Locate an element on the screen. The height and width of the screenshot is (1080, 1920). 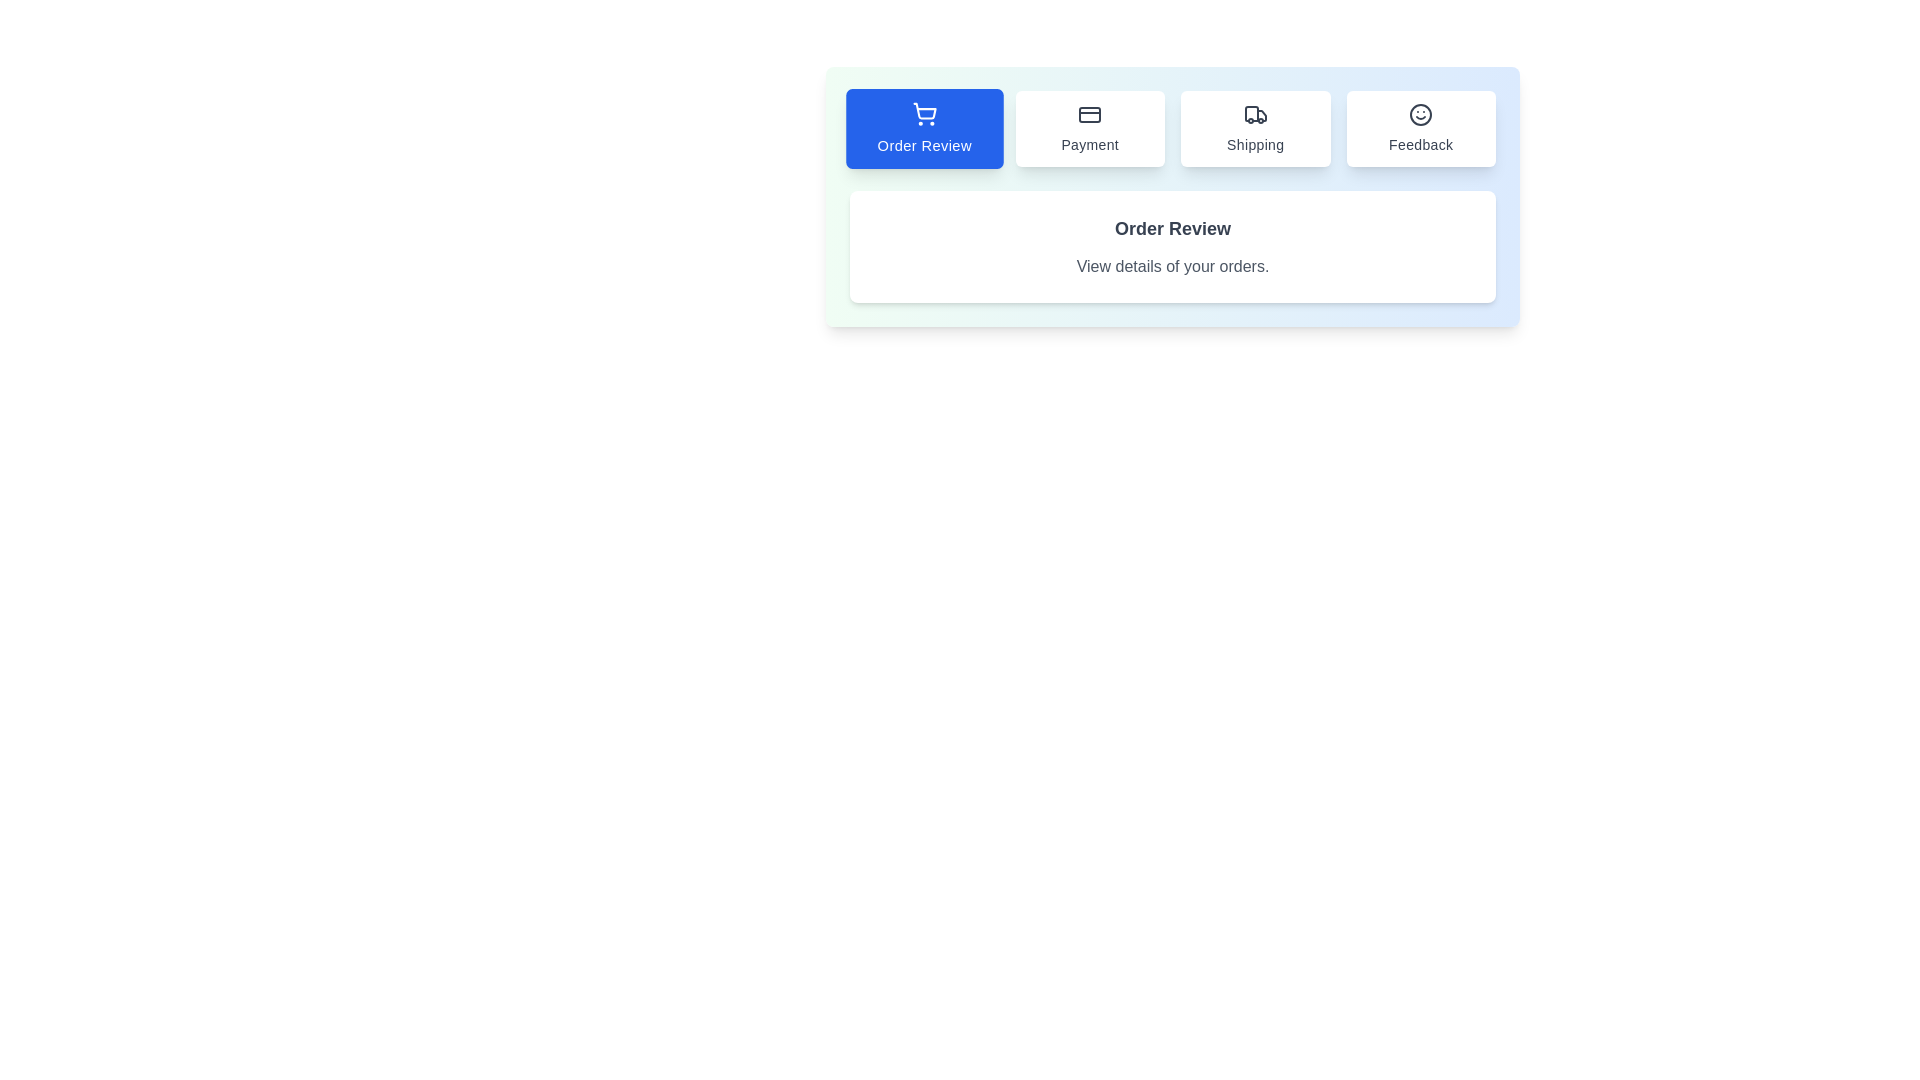
the circular vector graphic component within the 'Feedback' smiley face icon located on the far right of the top bar is located at coordinates (1420, 115).